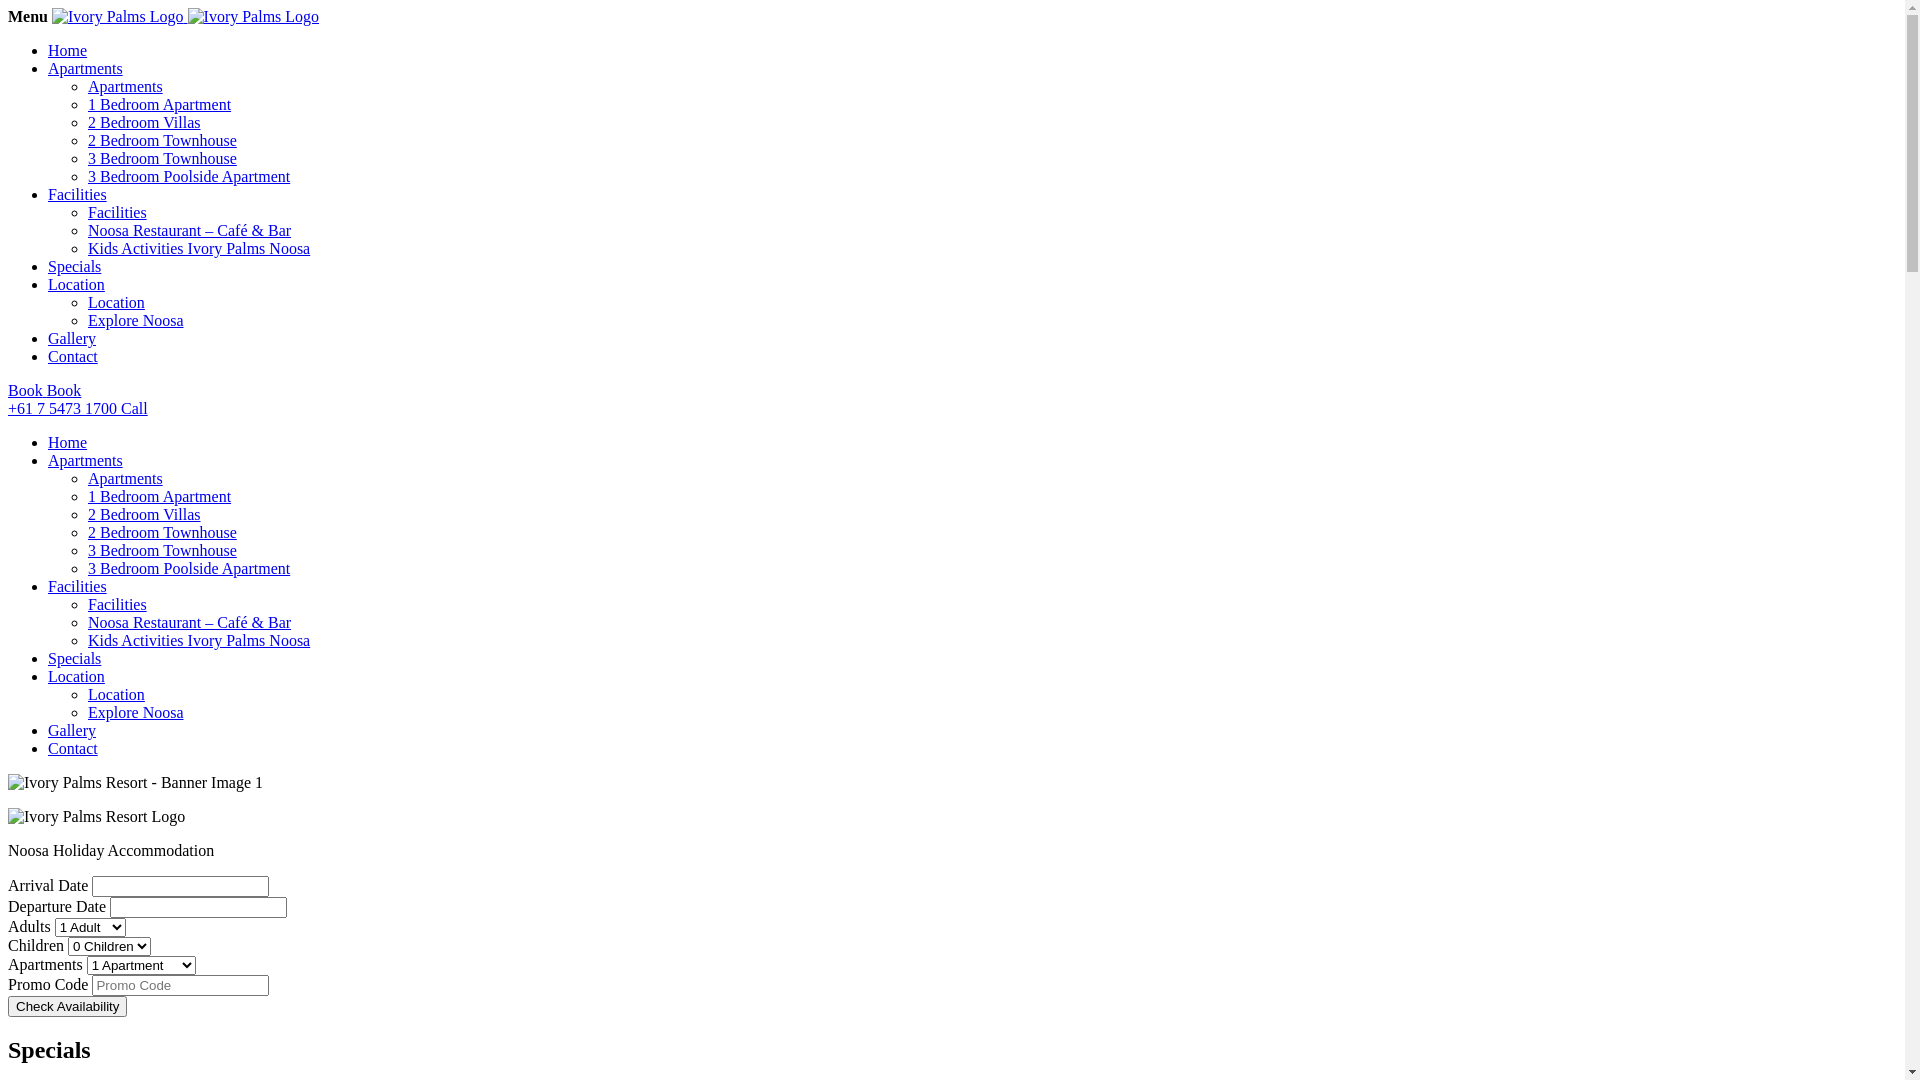  What do you see at coordinates (162, 531) in the screenshot?
I see `'2 Bedroom Townhouse'` at bounding box center [162, 531].